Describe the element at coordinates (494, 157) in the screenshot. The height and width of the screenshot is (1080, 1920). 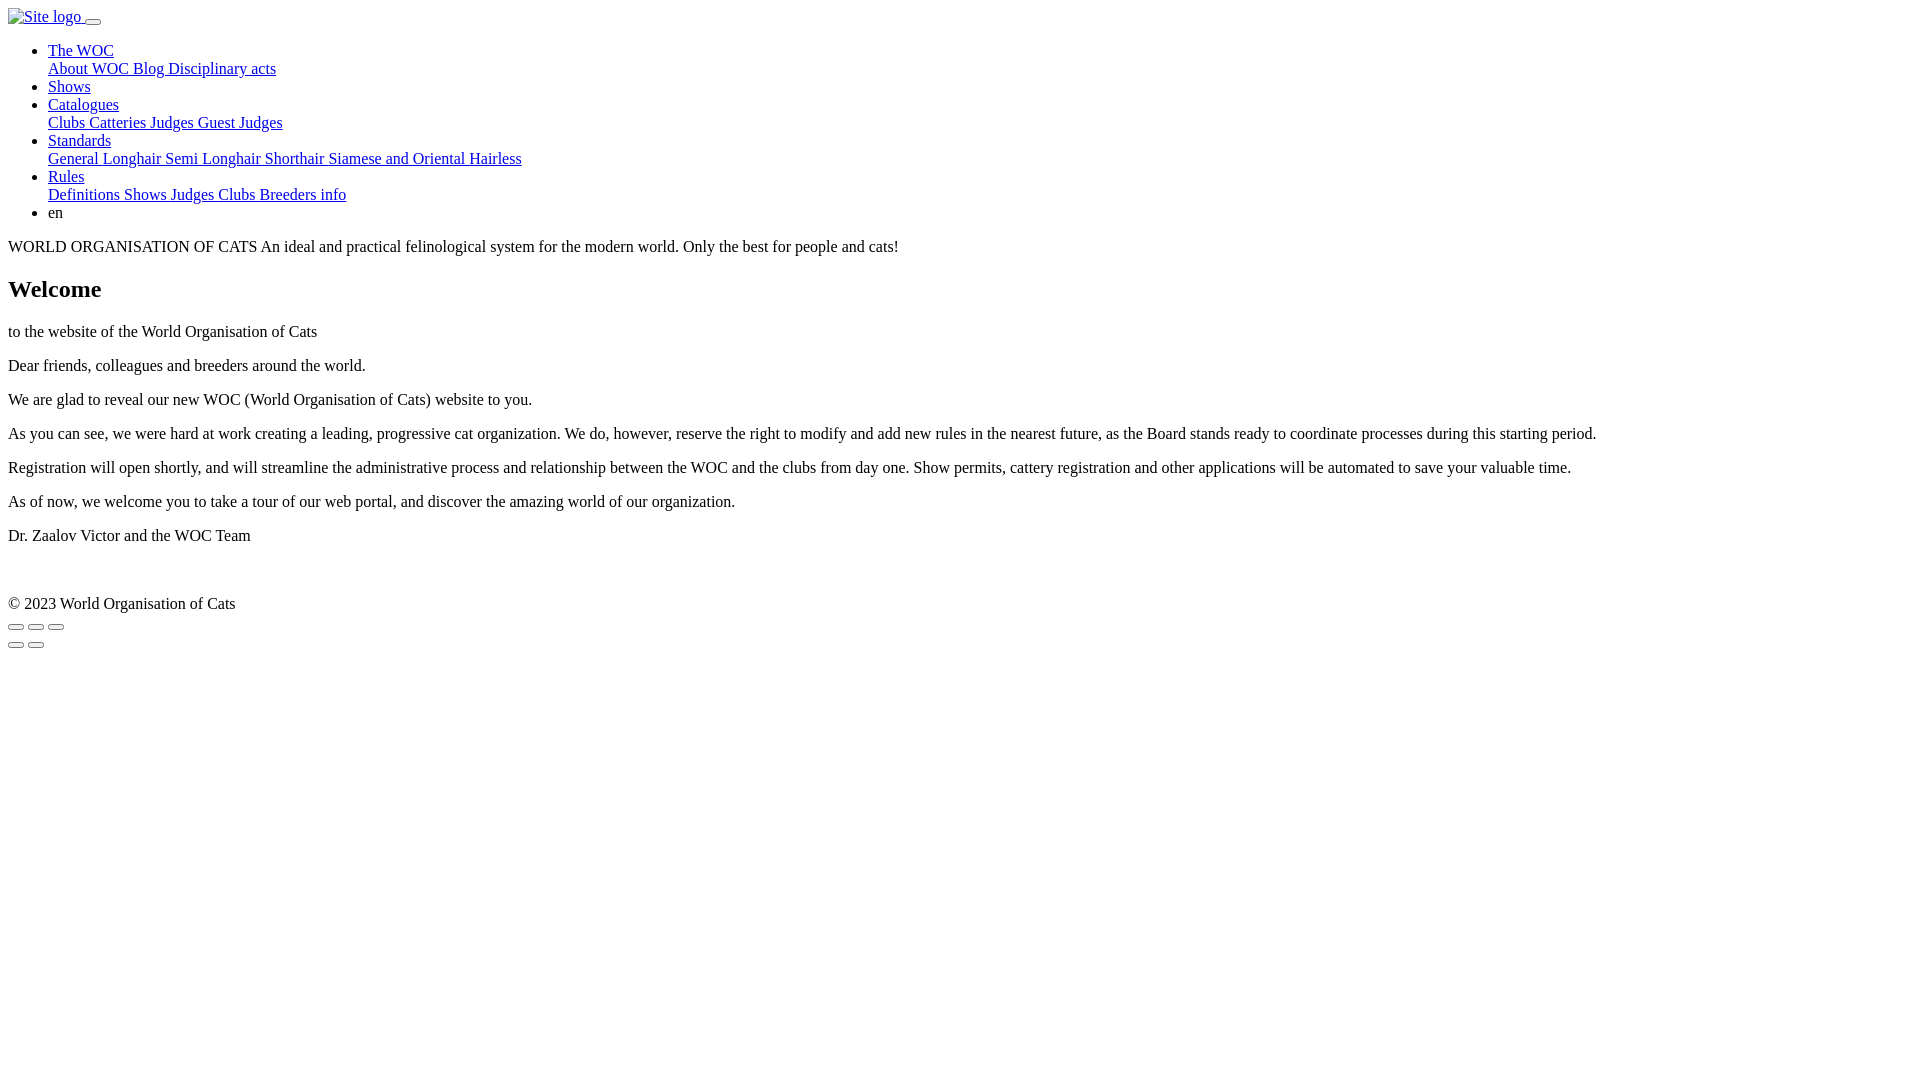
I see `'Hairless'` at that location.